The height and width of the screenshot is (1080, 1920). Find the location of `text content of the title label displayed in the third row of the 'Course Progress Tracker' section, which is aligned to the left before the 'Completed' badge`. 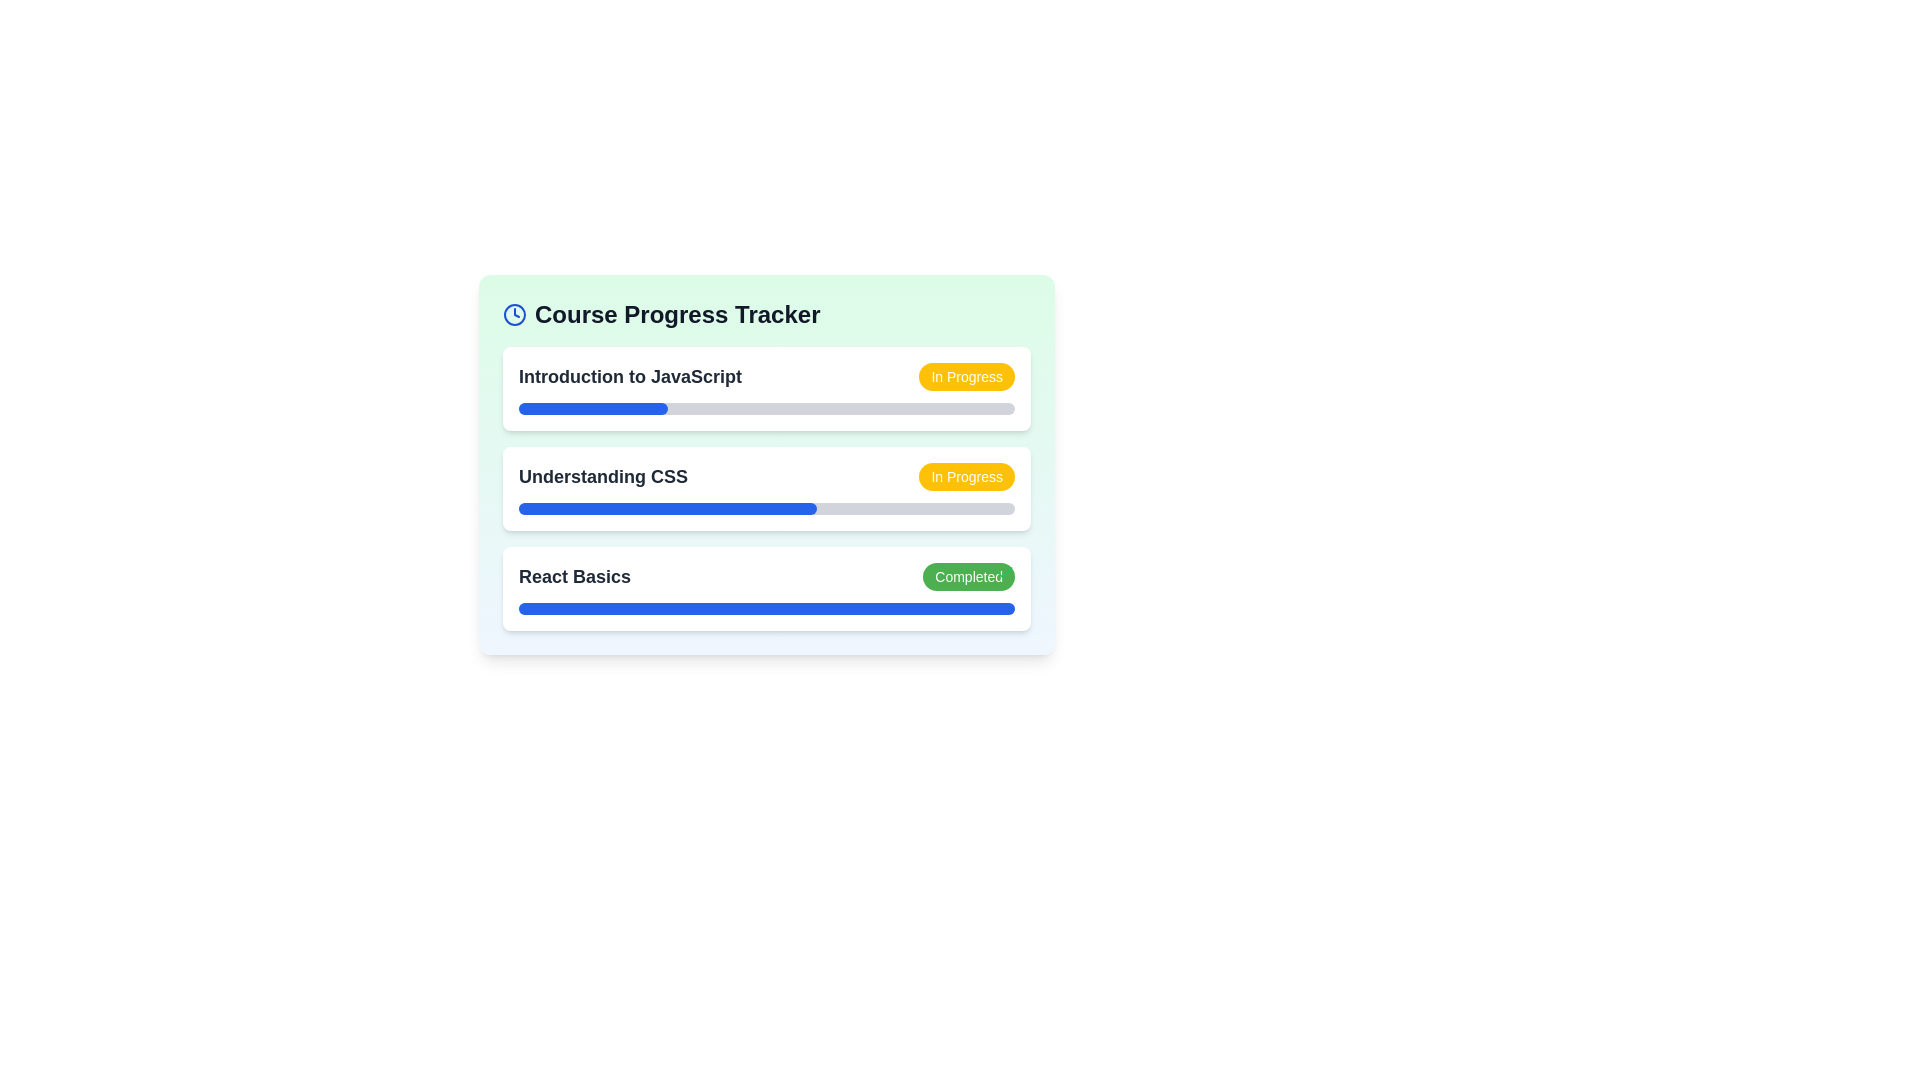

text content of the title label displayed in the third row of the 'Course Progress Tracker' section, which is aligned to the left before the 'Completed' badge is located at coordinates (574, 577).